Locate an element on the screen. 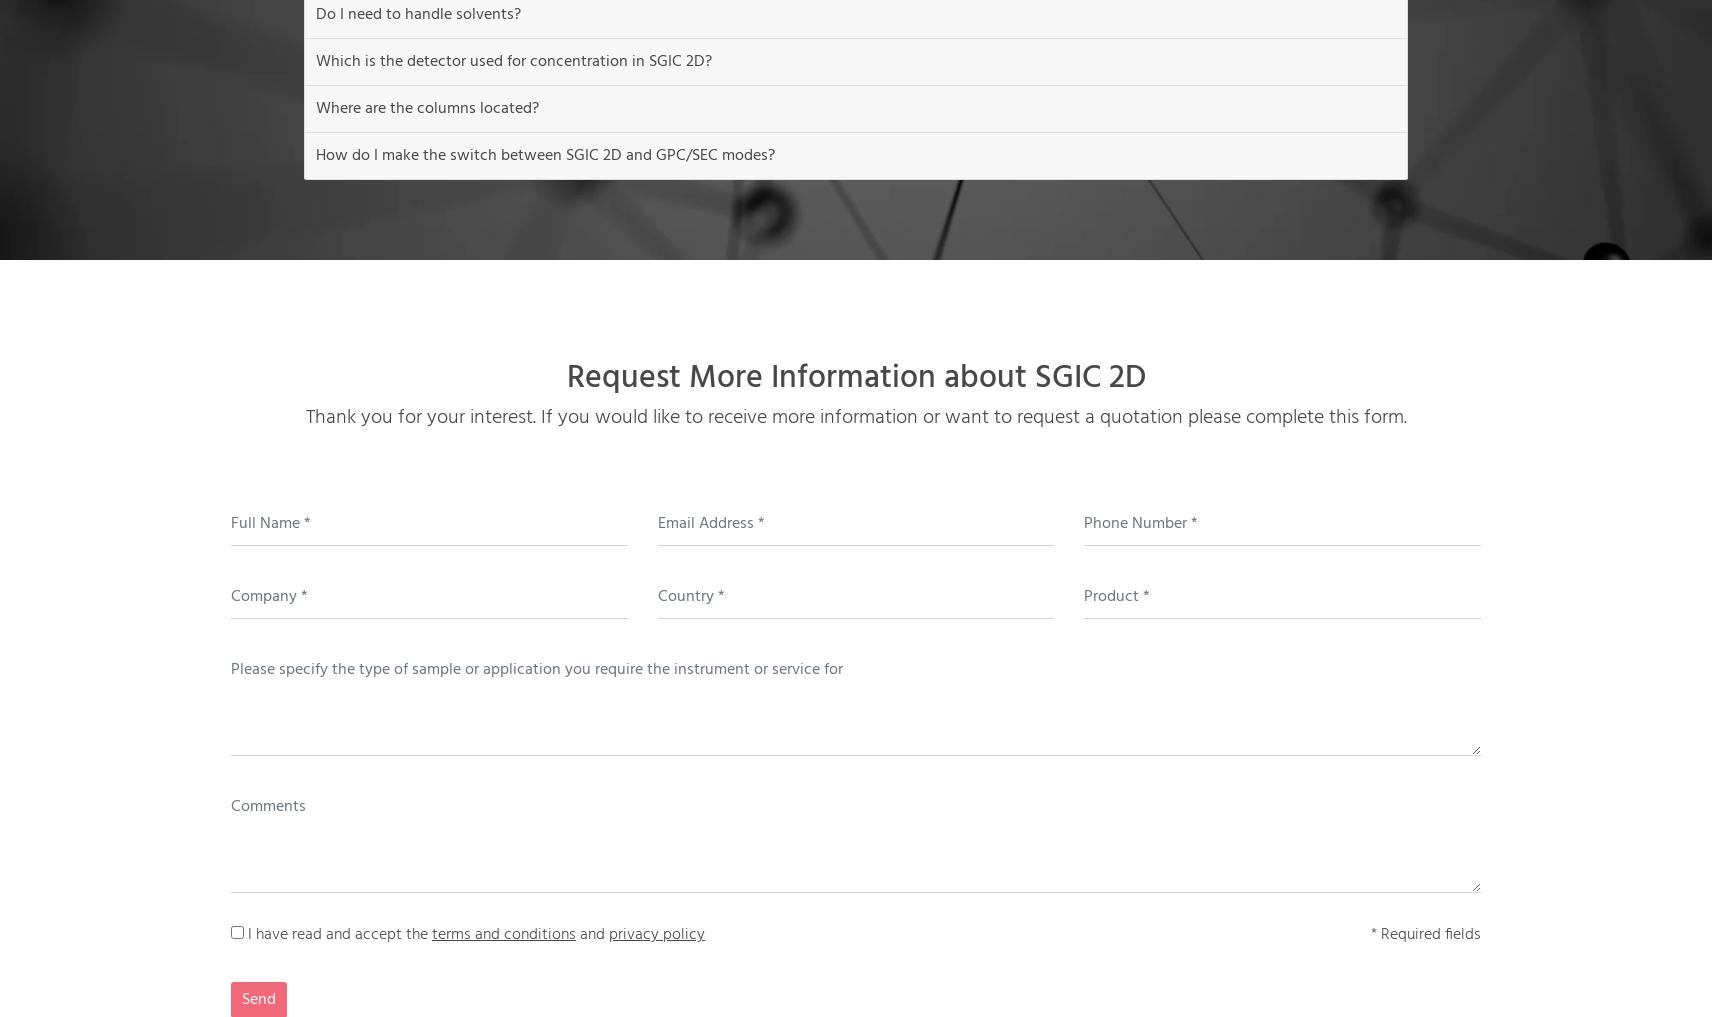  'privacy policy' is located at coordinates (607, 934).